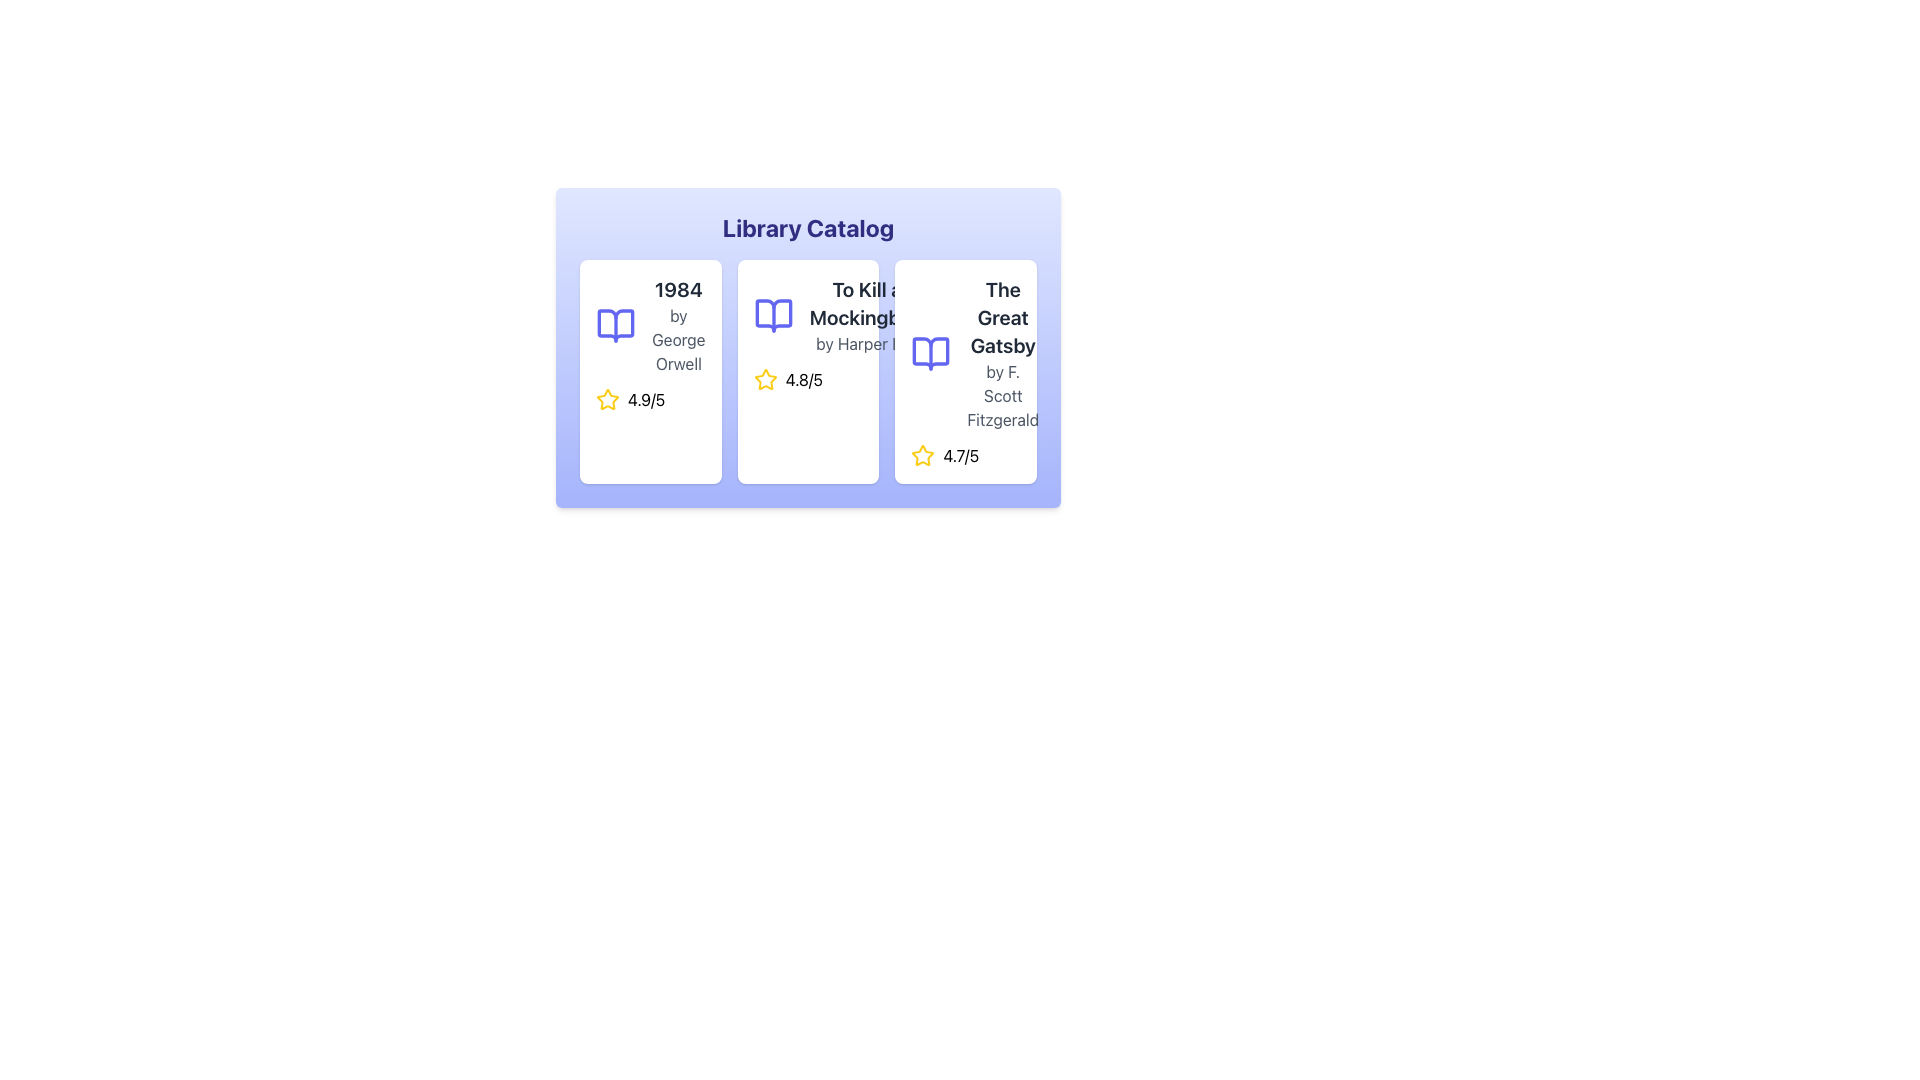  I want to click on the text display element that shows the title and author's name of a book in the library catalog system, so click(678, 325).